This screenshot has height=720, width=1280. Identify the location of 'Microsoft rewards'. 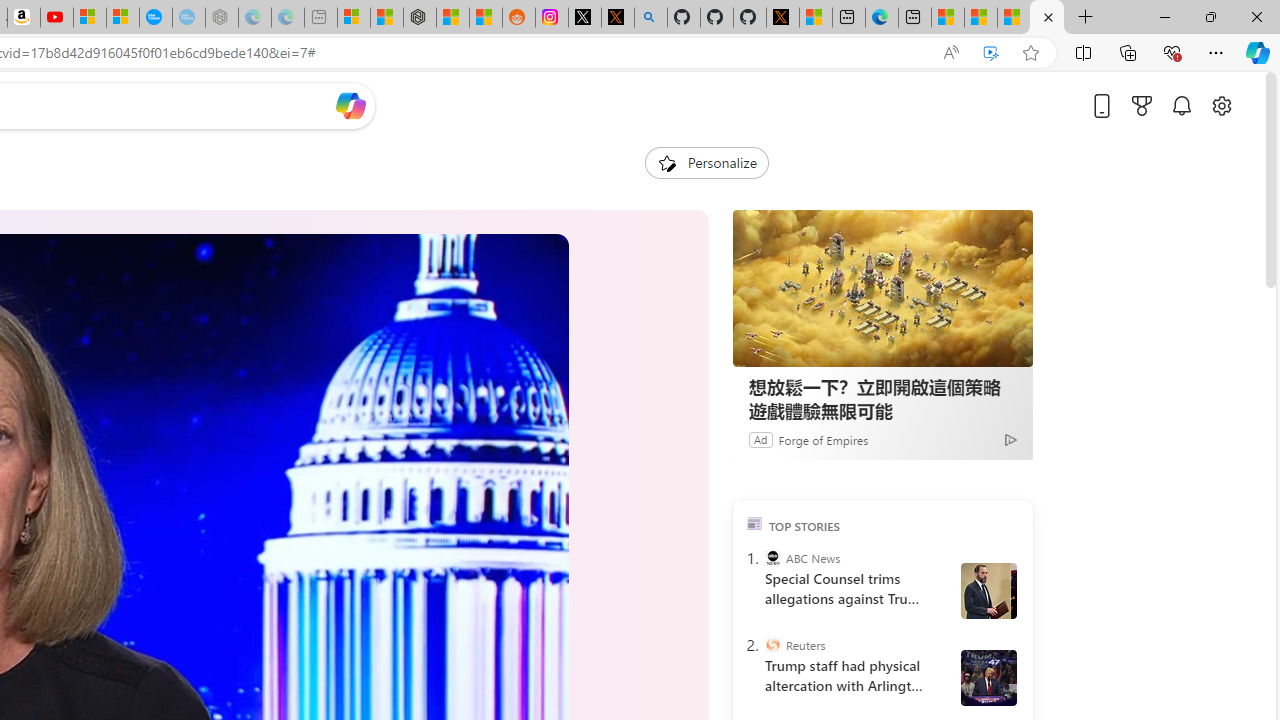
(1142, 105).